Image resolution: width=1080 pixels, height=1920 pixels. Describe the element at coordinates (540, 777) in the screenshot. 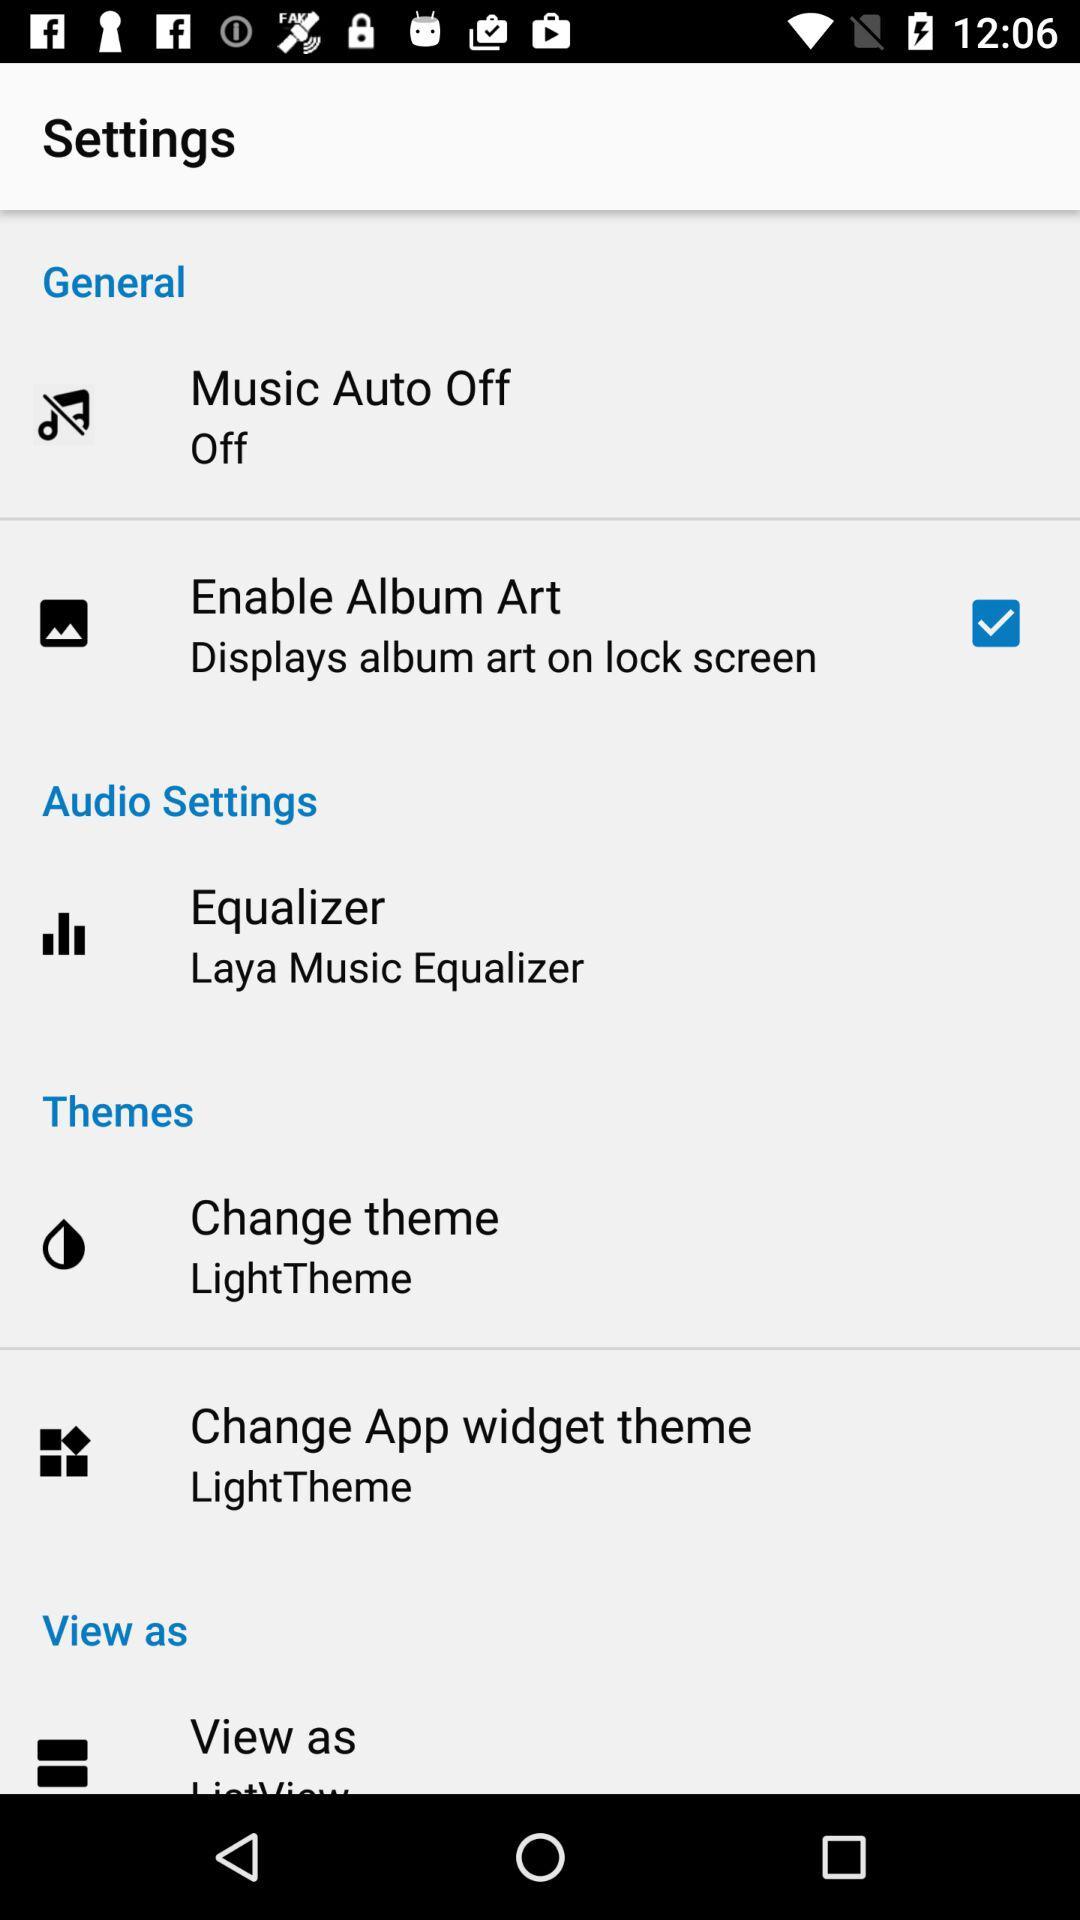

I see `audio settings icon` at that location.